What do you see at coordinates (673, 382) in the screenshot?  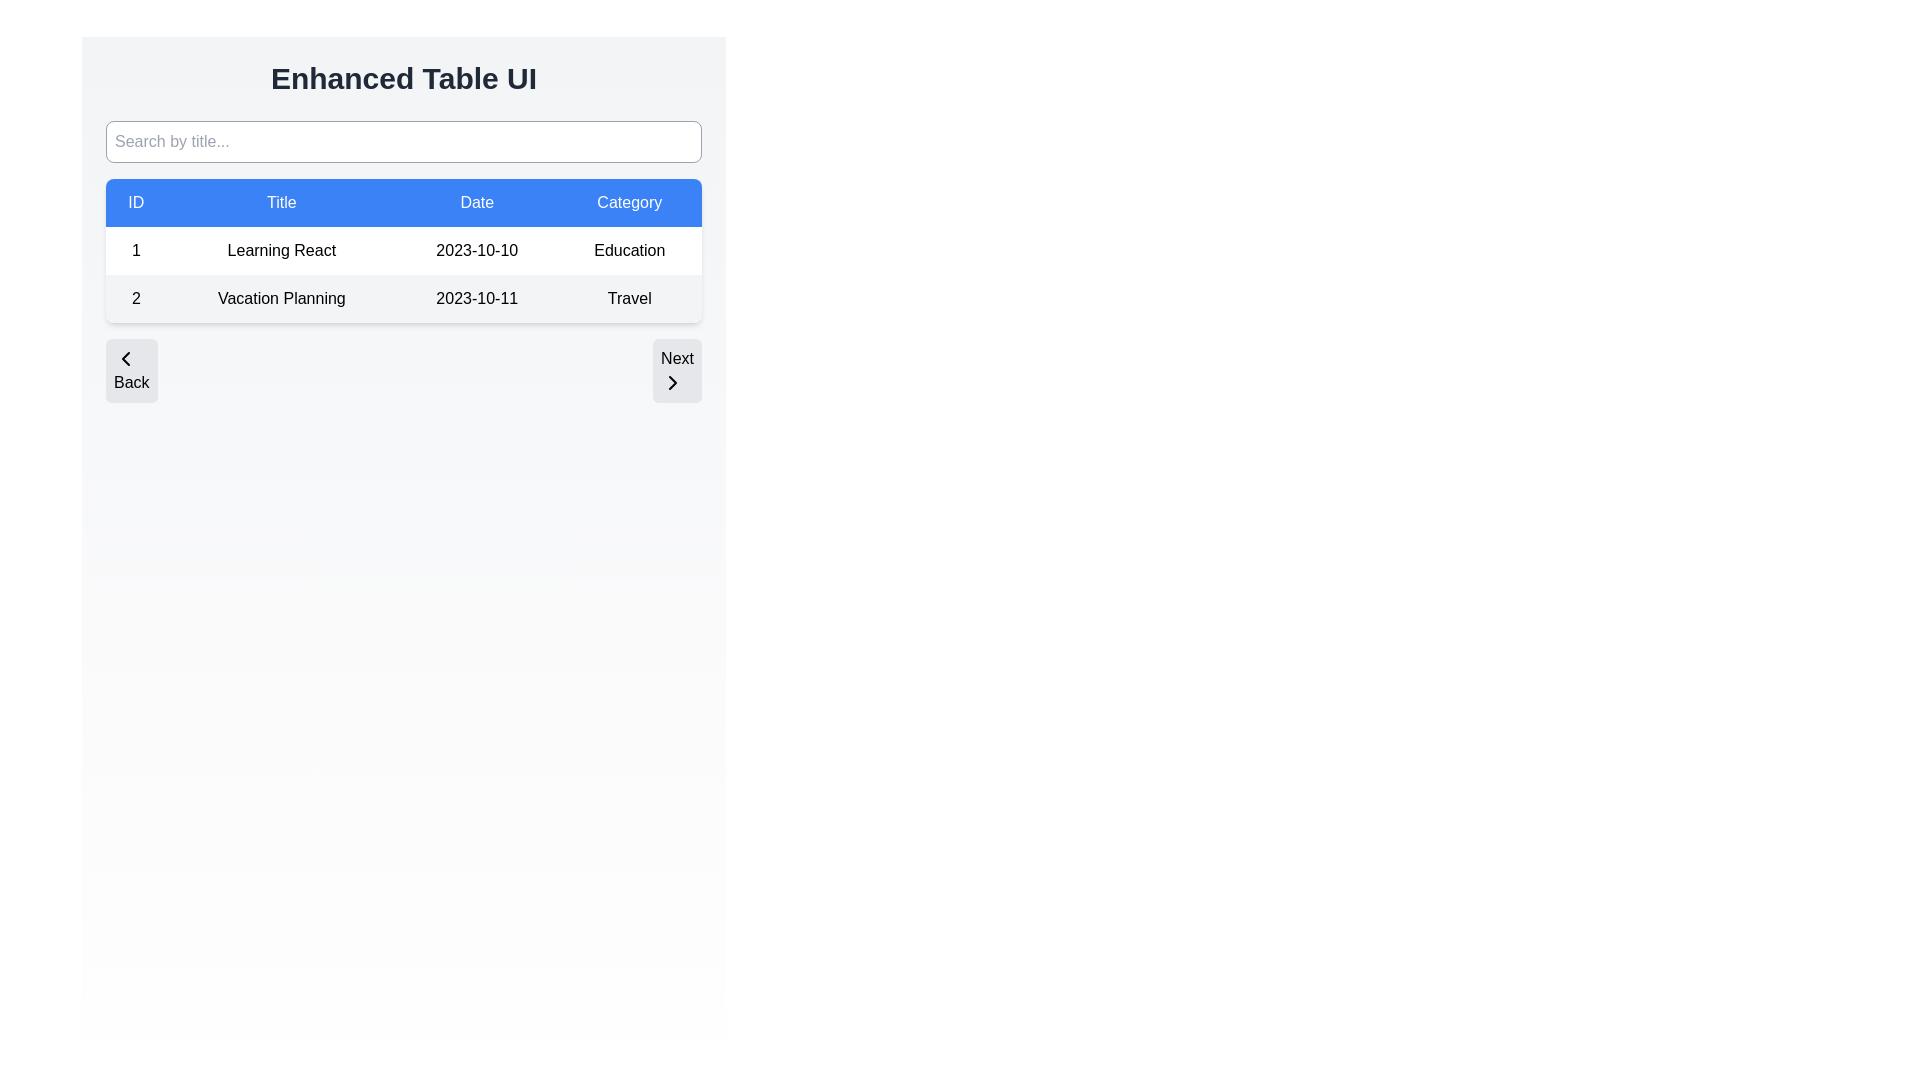 I see `the chevron icon indicating the 'Next' button, which is part of the pagination controls at the bottom-right of the interface` at bounding box center [673, 382].